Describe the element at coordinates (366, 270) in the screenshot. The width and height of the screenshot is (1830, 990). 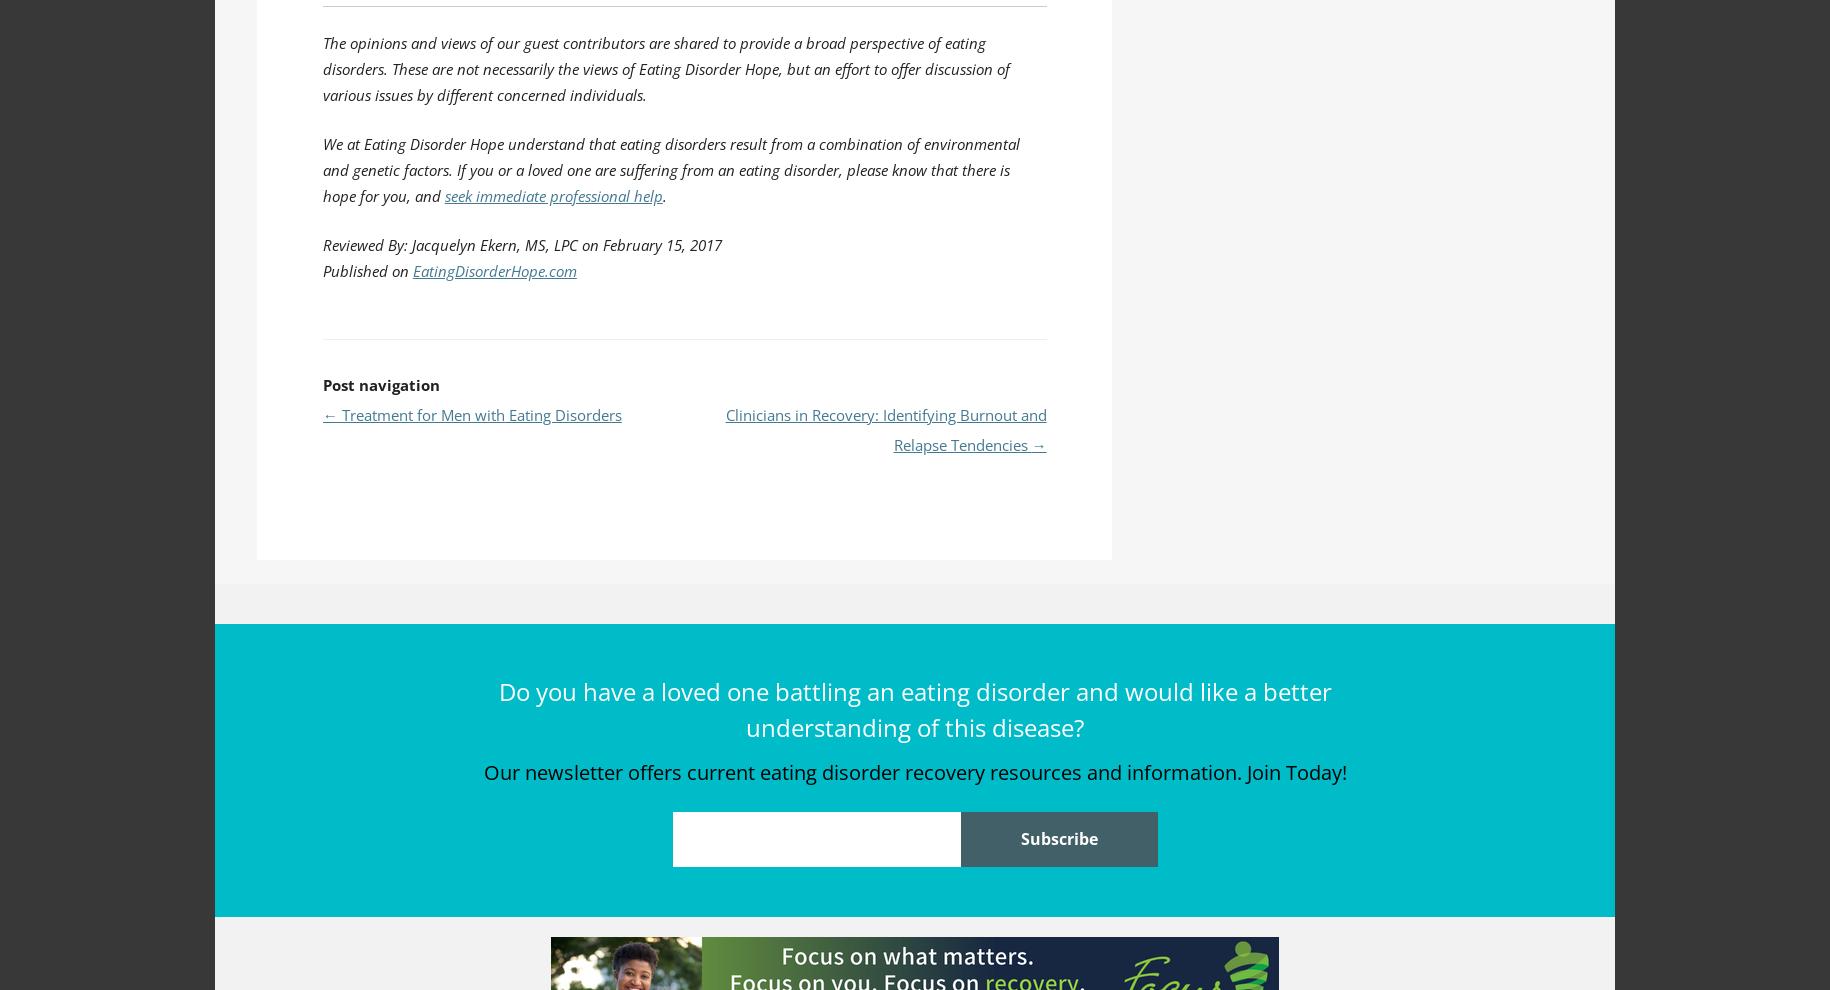
I see `'Published on'` at that location.